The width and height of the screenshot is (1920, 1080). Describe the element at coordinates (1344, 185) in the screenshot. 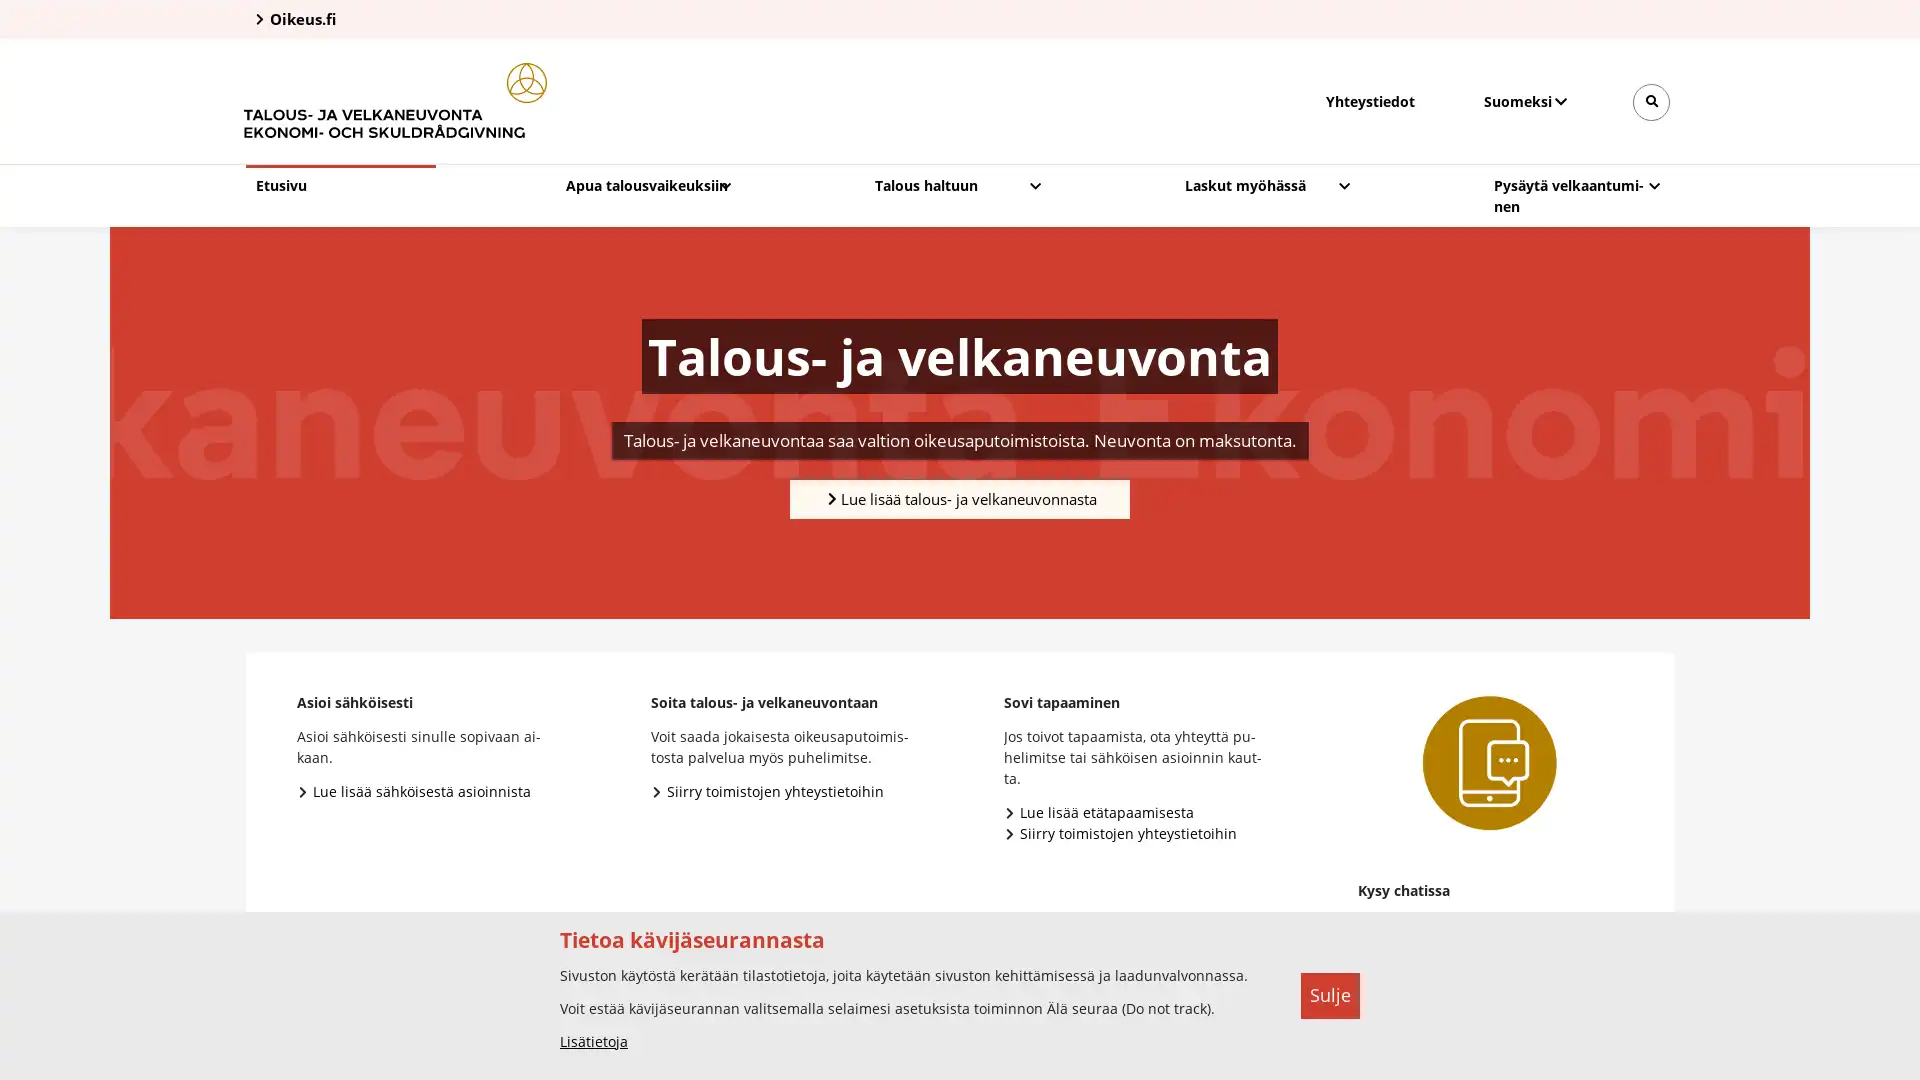

I see `Avaa pudotusvalikko` at that location.